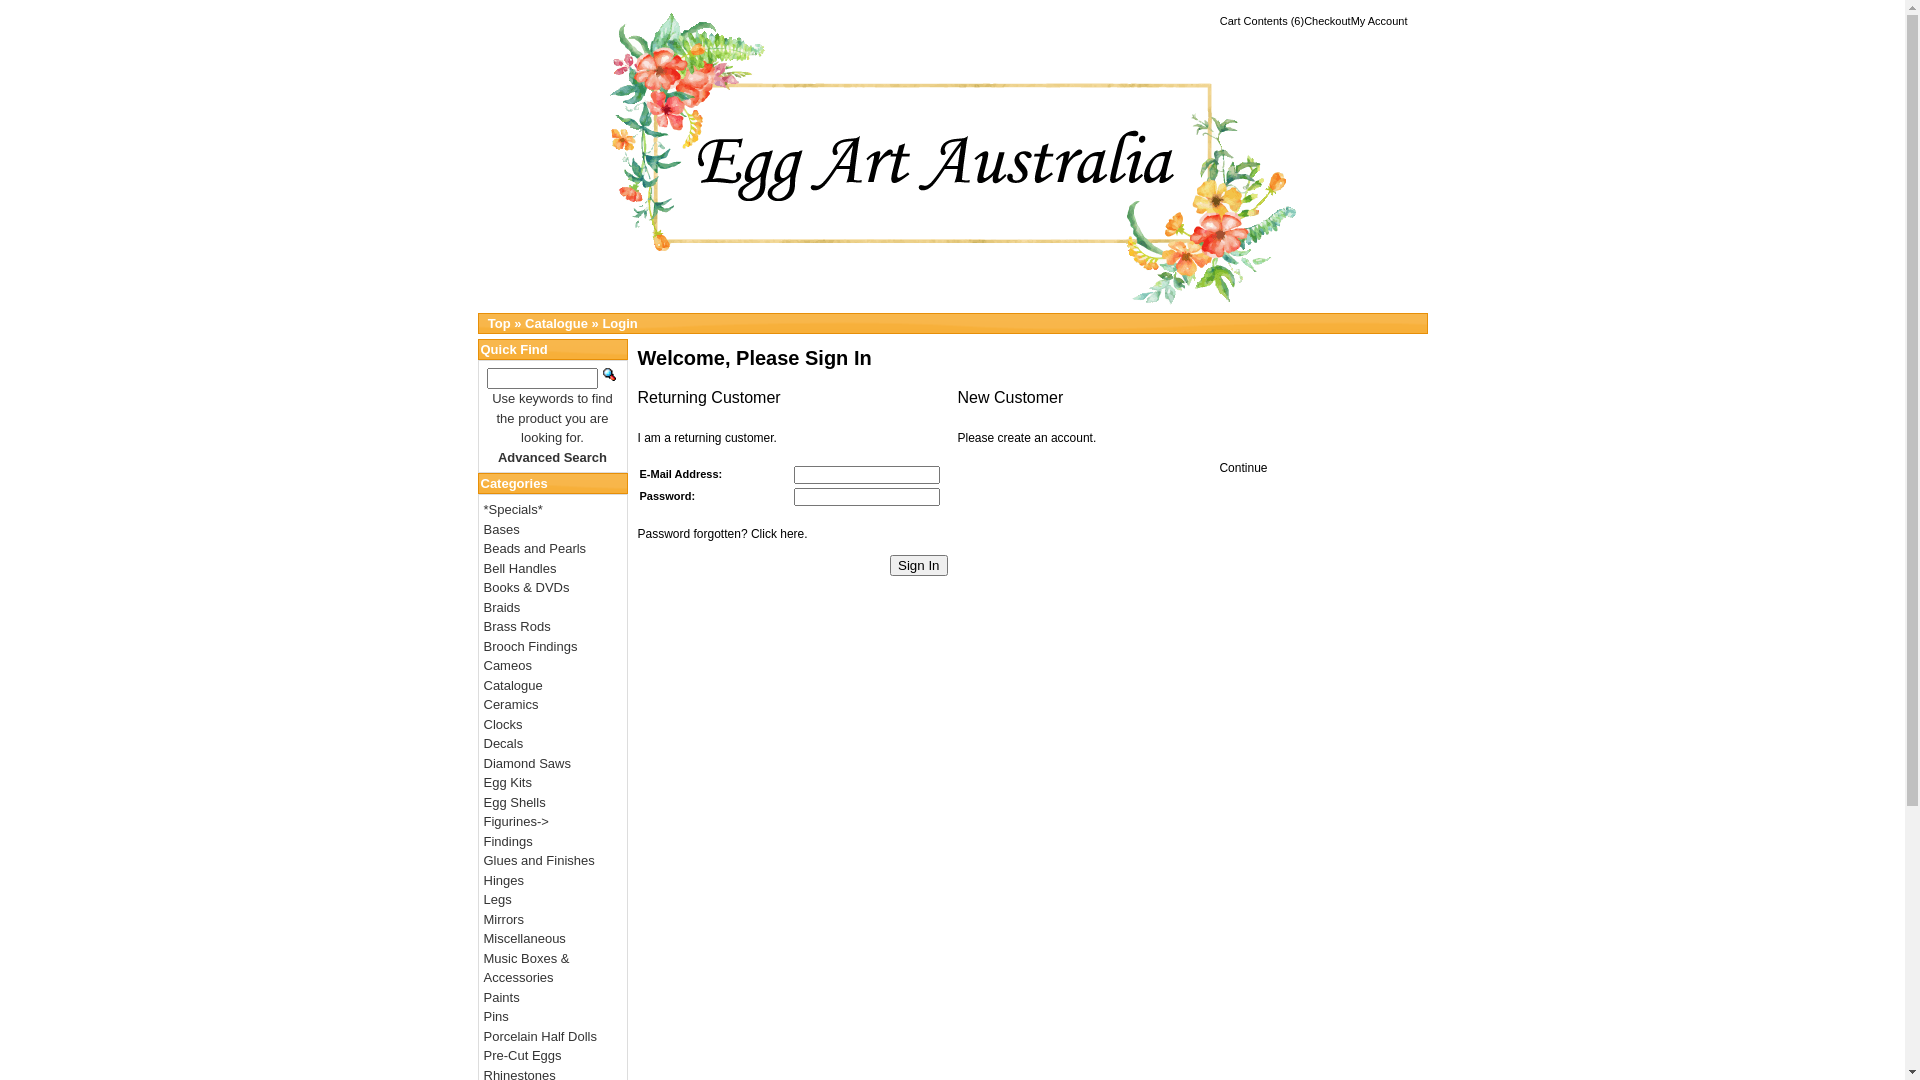 This screenshot has width=1920, height=1080. Describe the element at coordinates (888, 565) in the screenshot. I see `'Sign In'` at that location.